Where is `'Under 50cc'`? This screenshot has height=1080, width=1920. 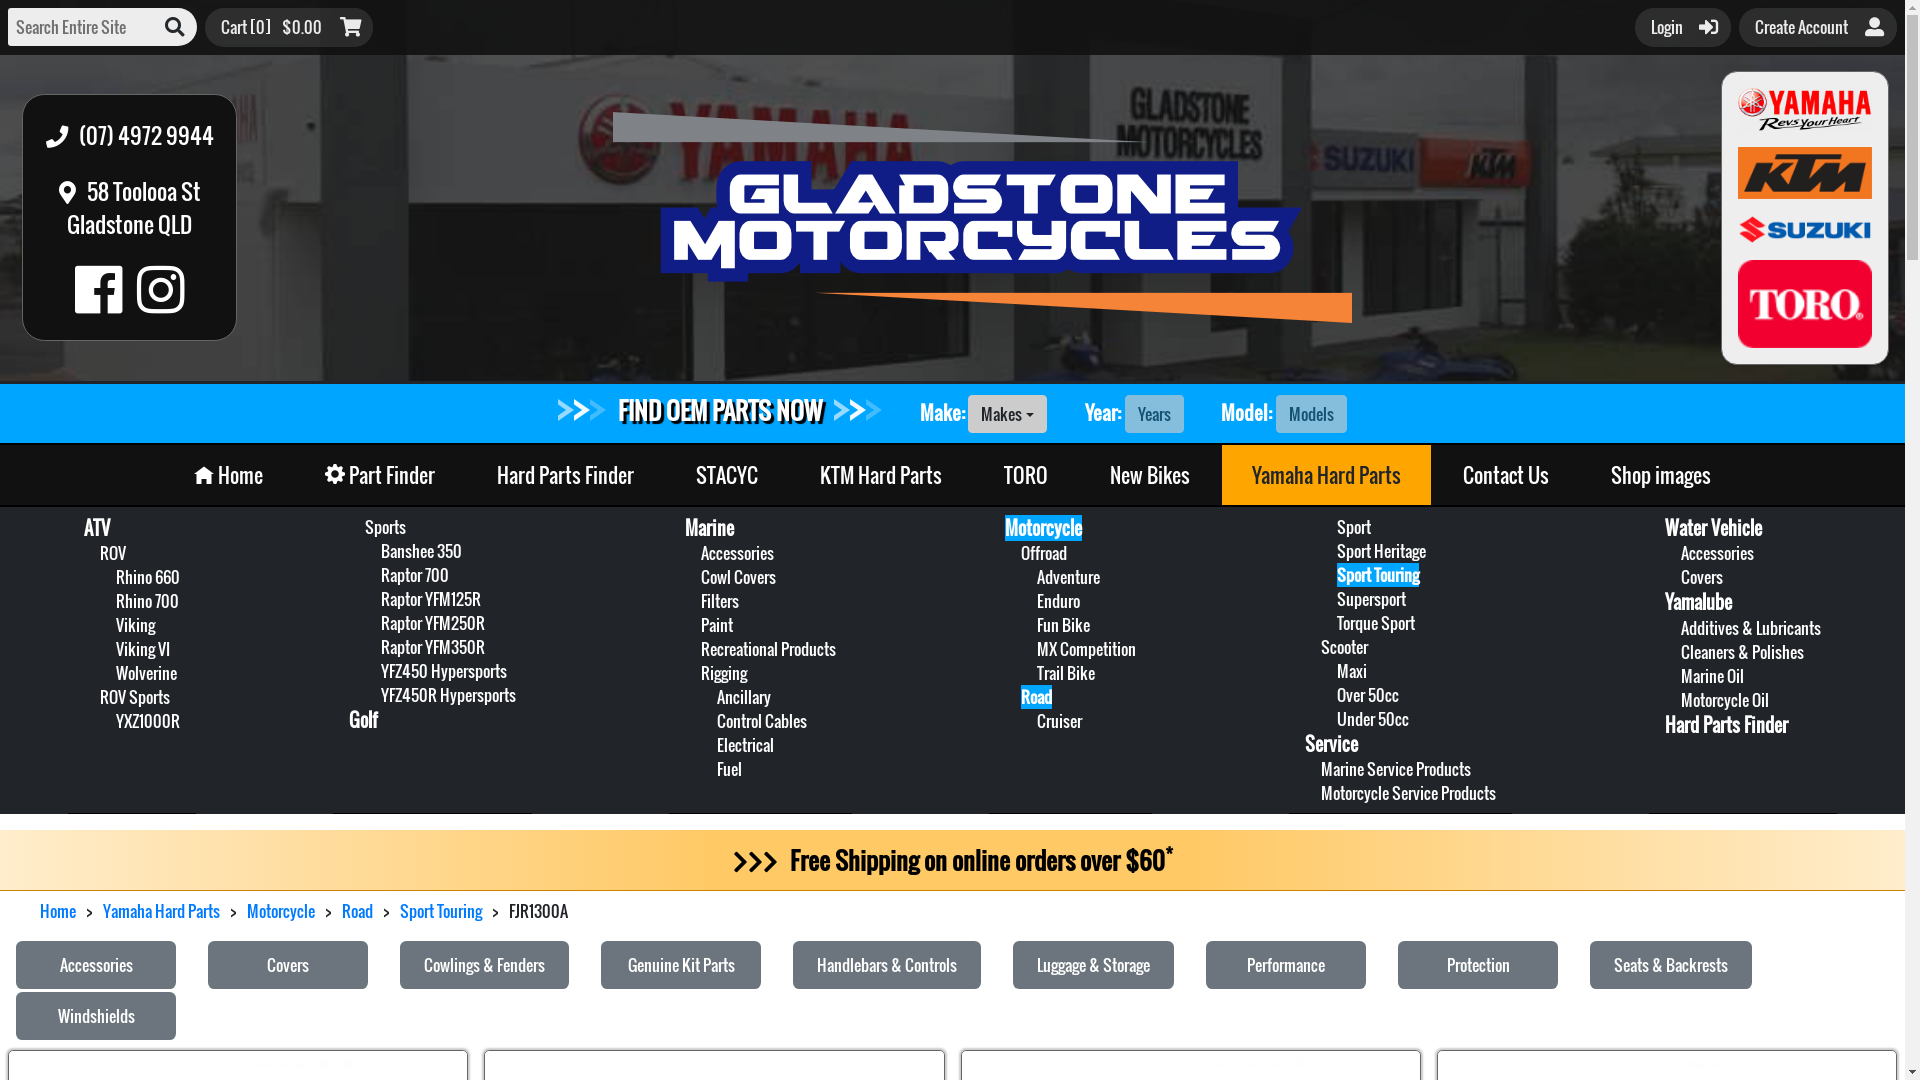 'Under 50cc' is located at coordinates (1371, 717).